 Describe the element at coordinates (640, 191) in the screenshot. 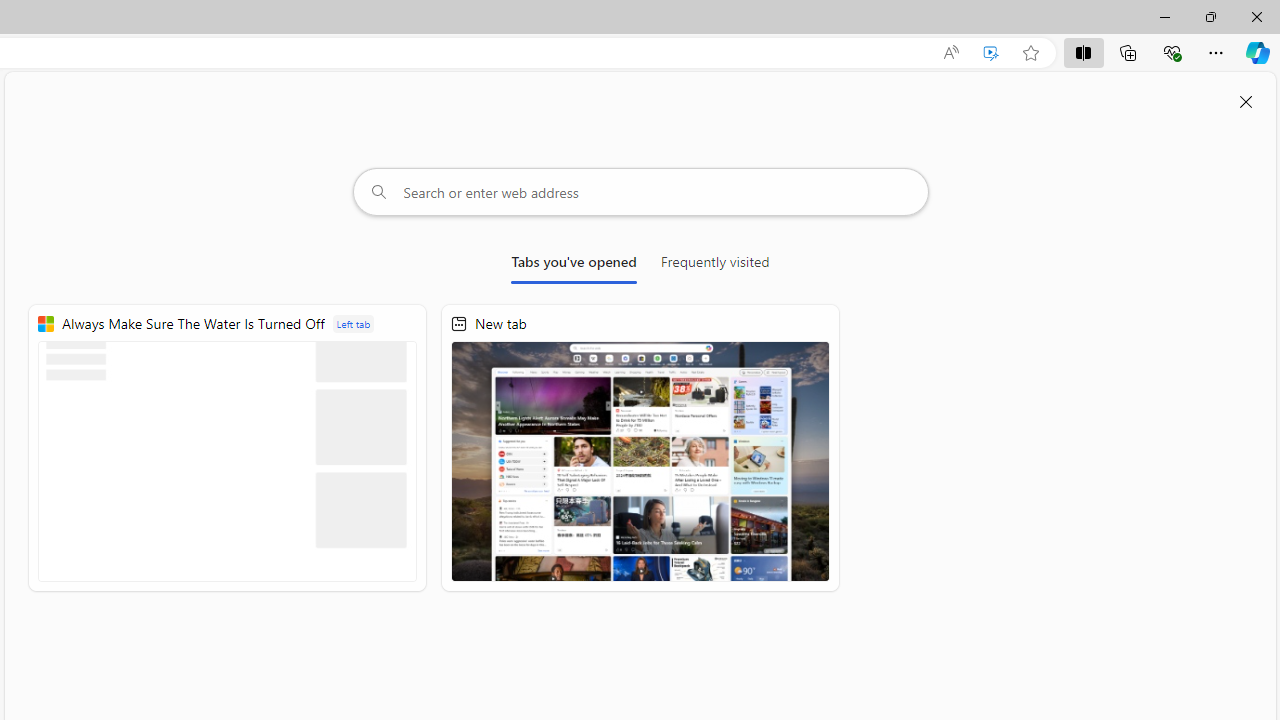

I see `'Search or enter web address'` at that location.